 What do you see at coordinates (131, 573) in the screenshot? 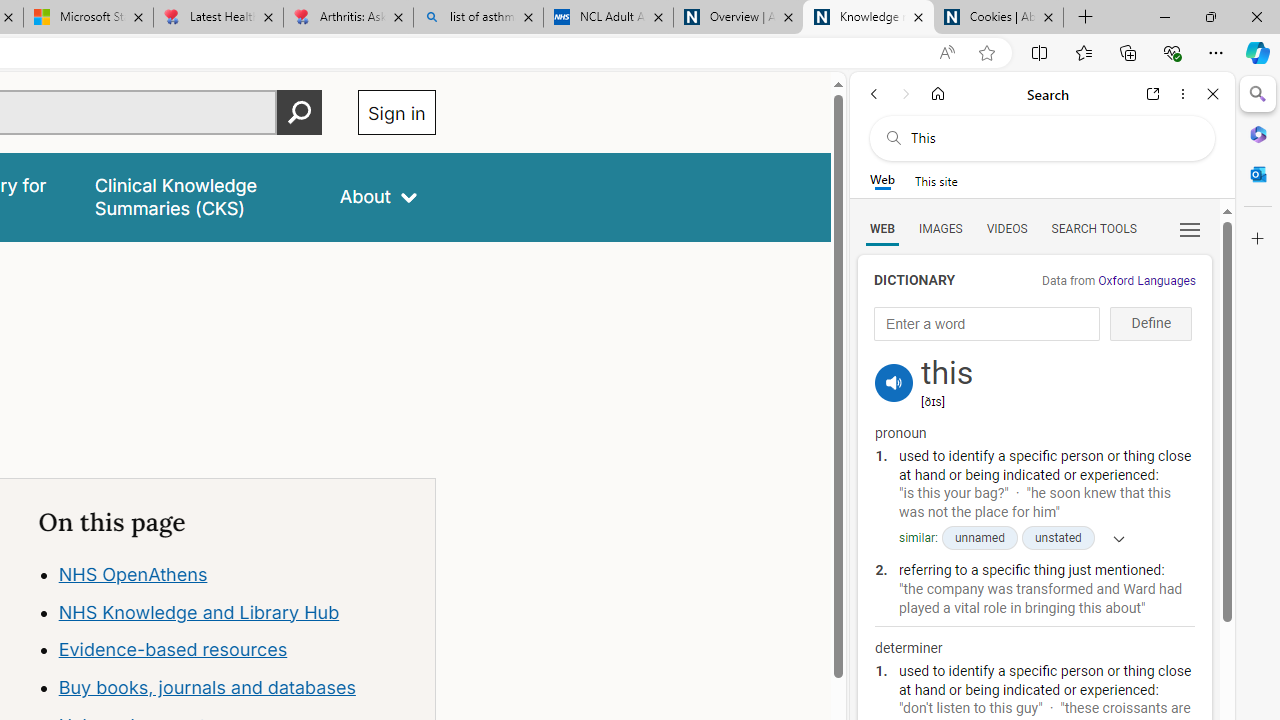
I see `'NHS OpenAthens'` at bounding box center [131, 573].